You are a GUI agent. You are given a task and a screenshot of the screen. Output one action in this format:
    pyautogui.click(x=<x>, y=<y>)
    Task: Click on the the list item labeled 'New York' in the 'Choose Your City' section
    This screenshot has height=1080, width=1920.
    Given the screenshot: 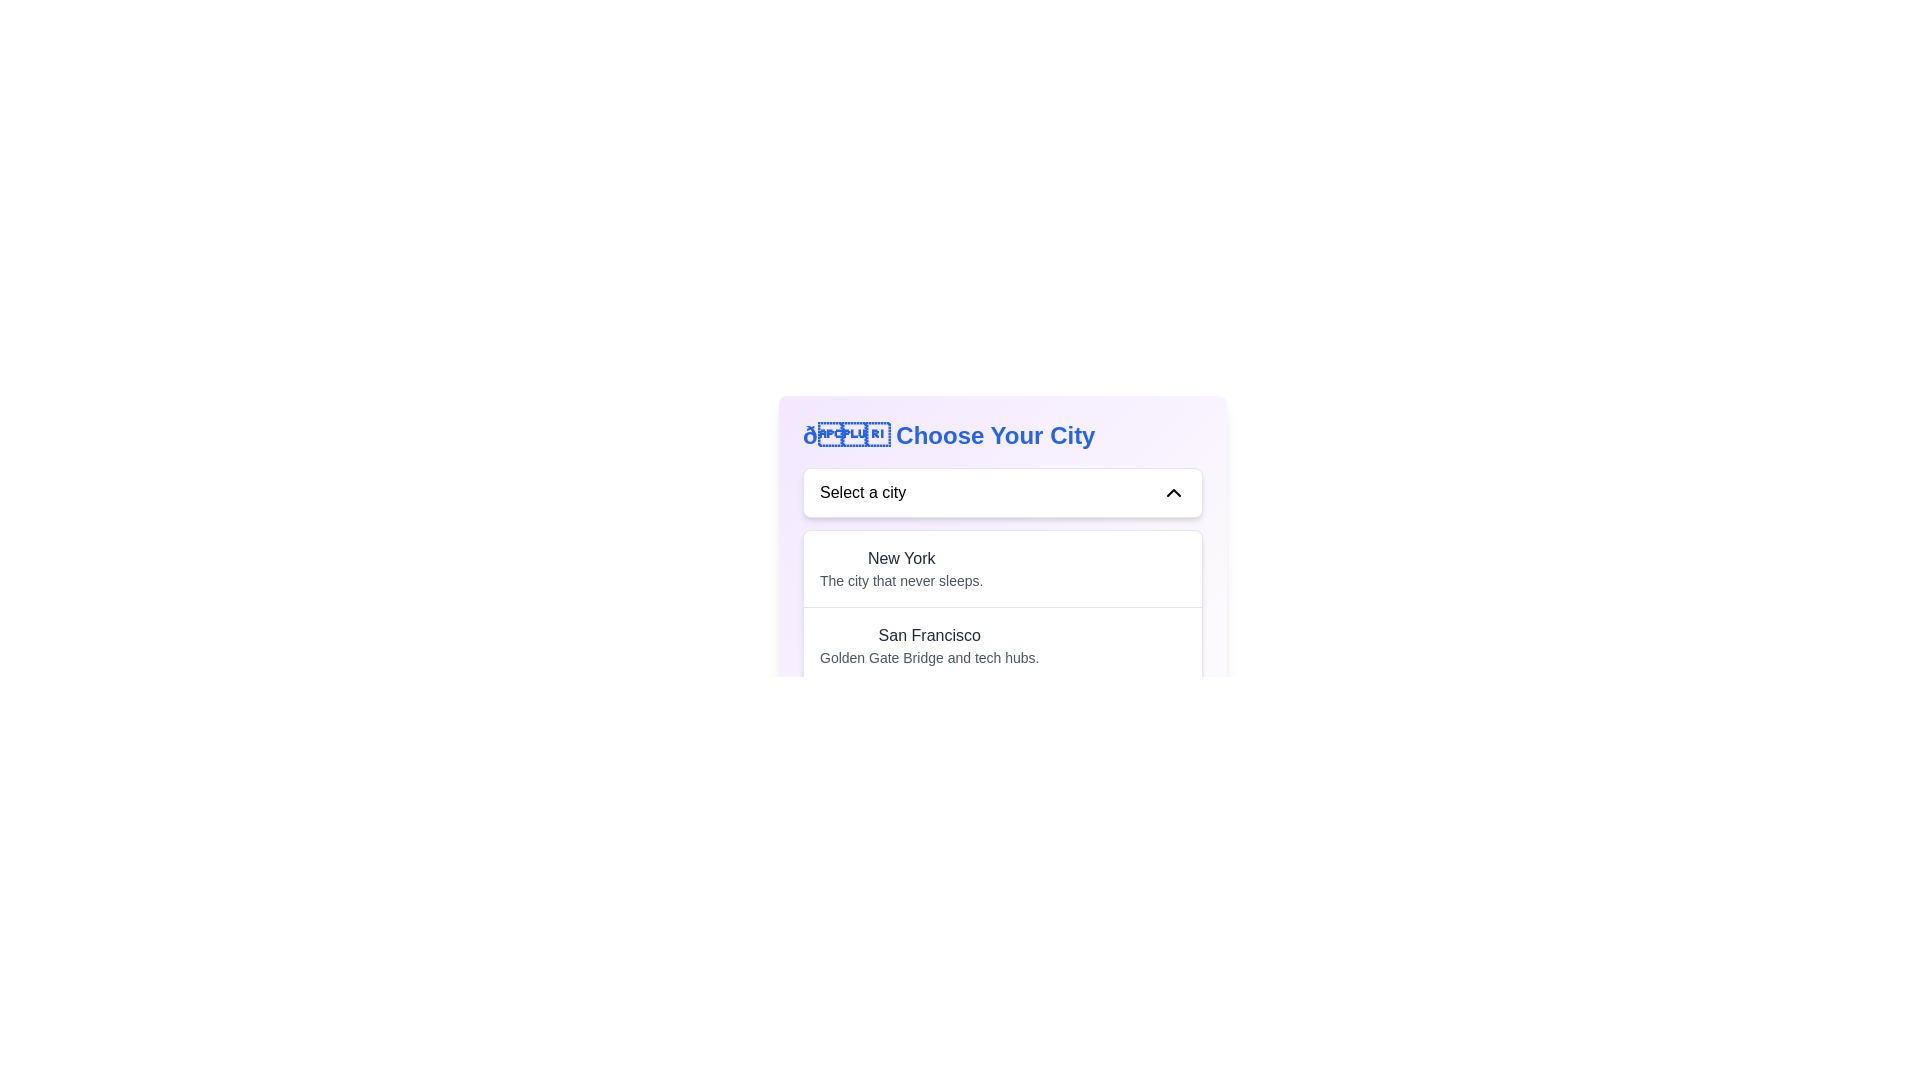 What is the action you would take?
    pyautogui.click(x=900, y=569)
    